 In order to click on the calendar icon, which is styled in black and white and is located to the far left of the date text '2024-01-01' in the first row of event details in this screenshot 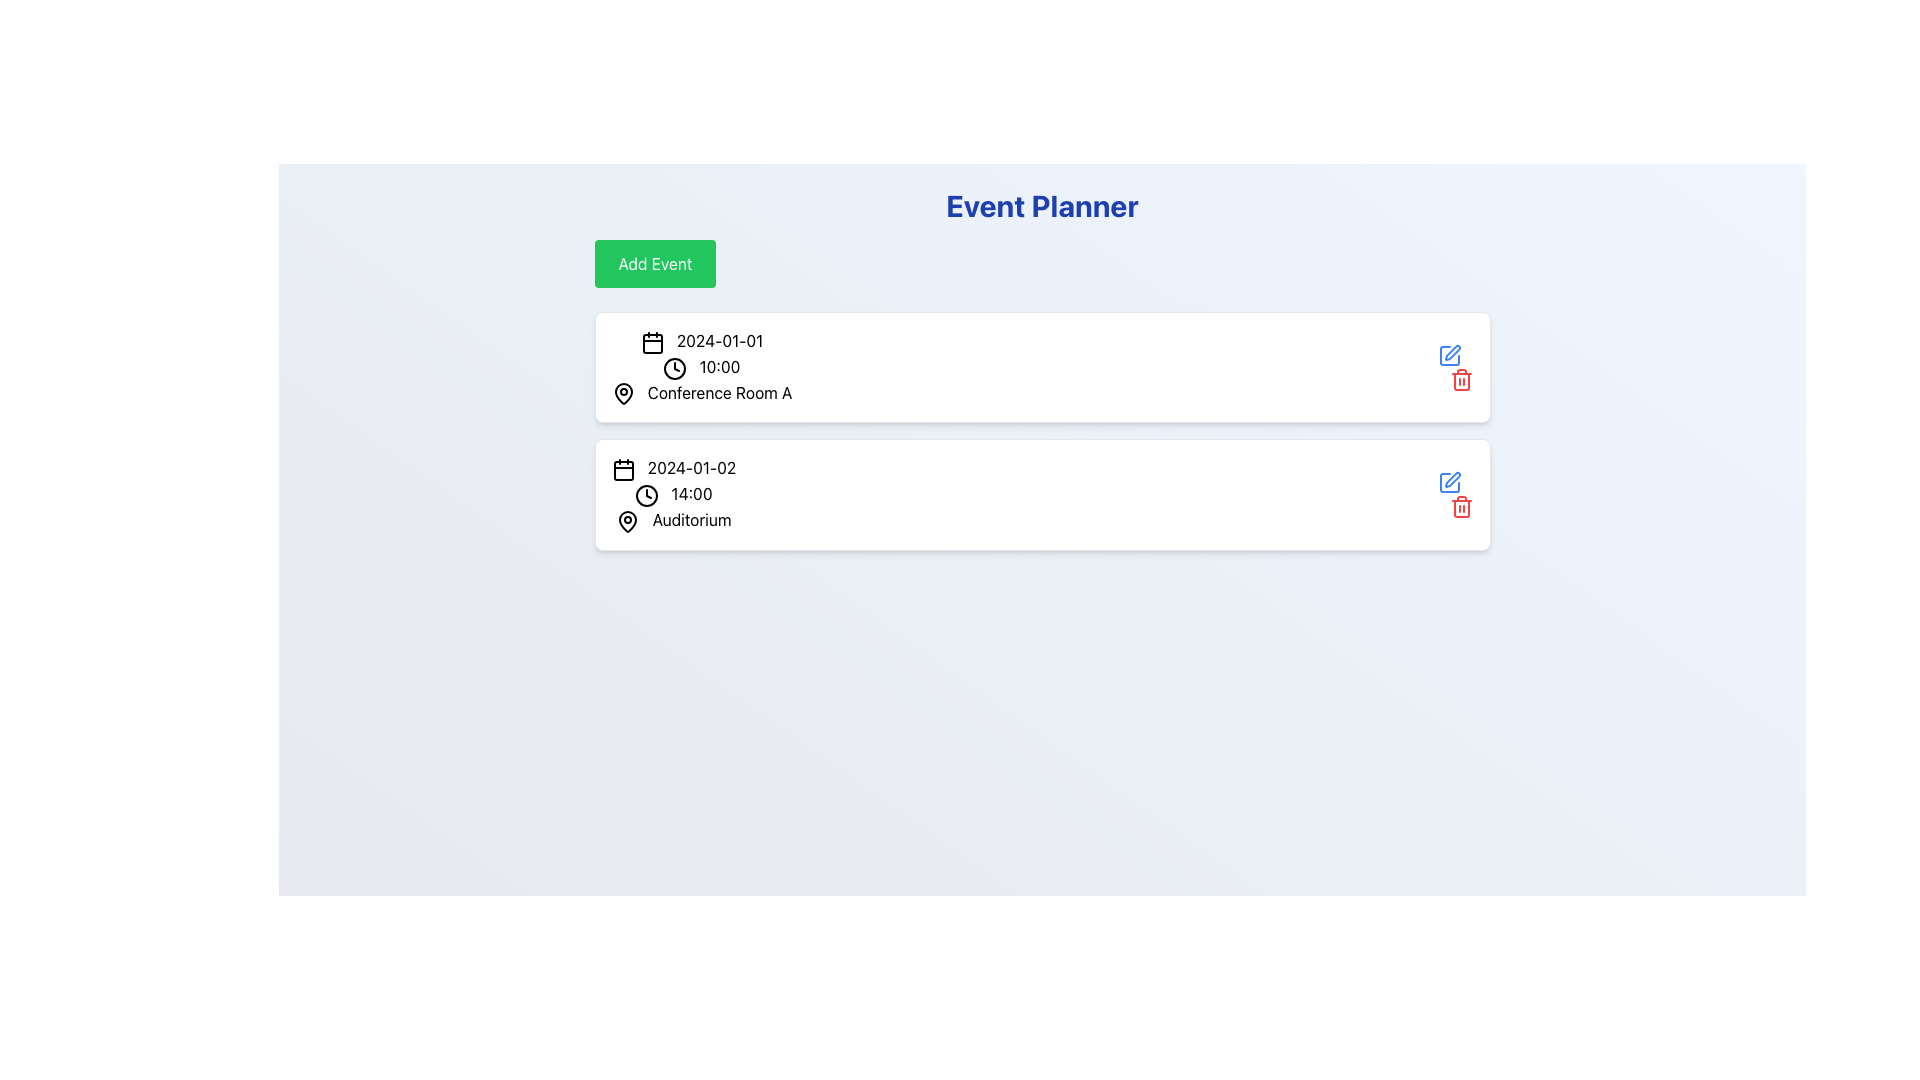, I will do `click(652, 341)`.